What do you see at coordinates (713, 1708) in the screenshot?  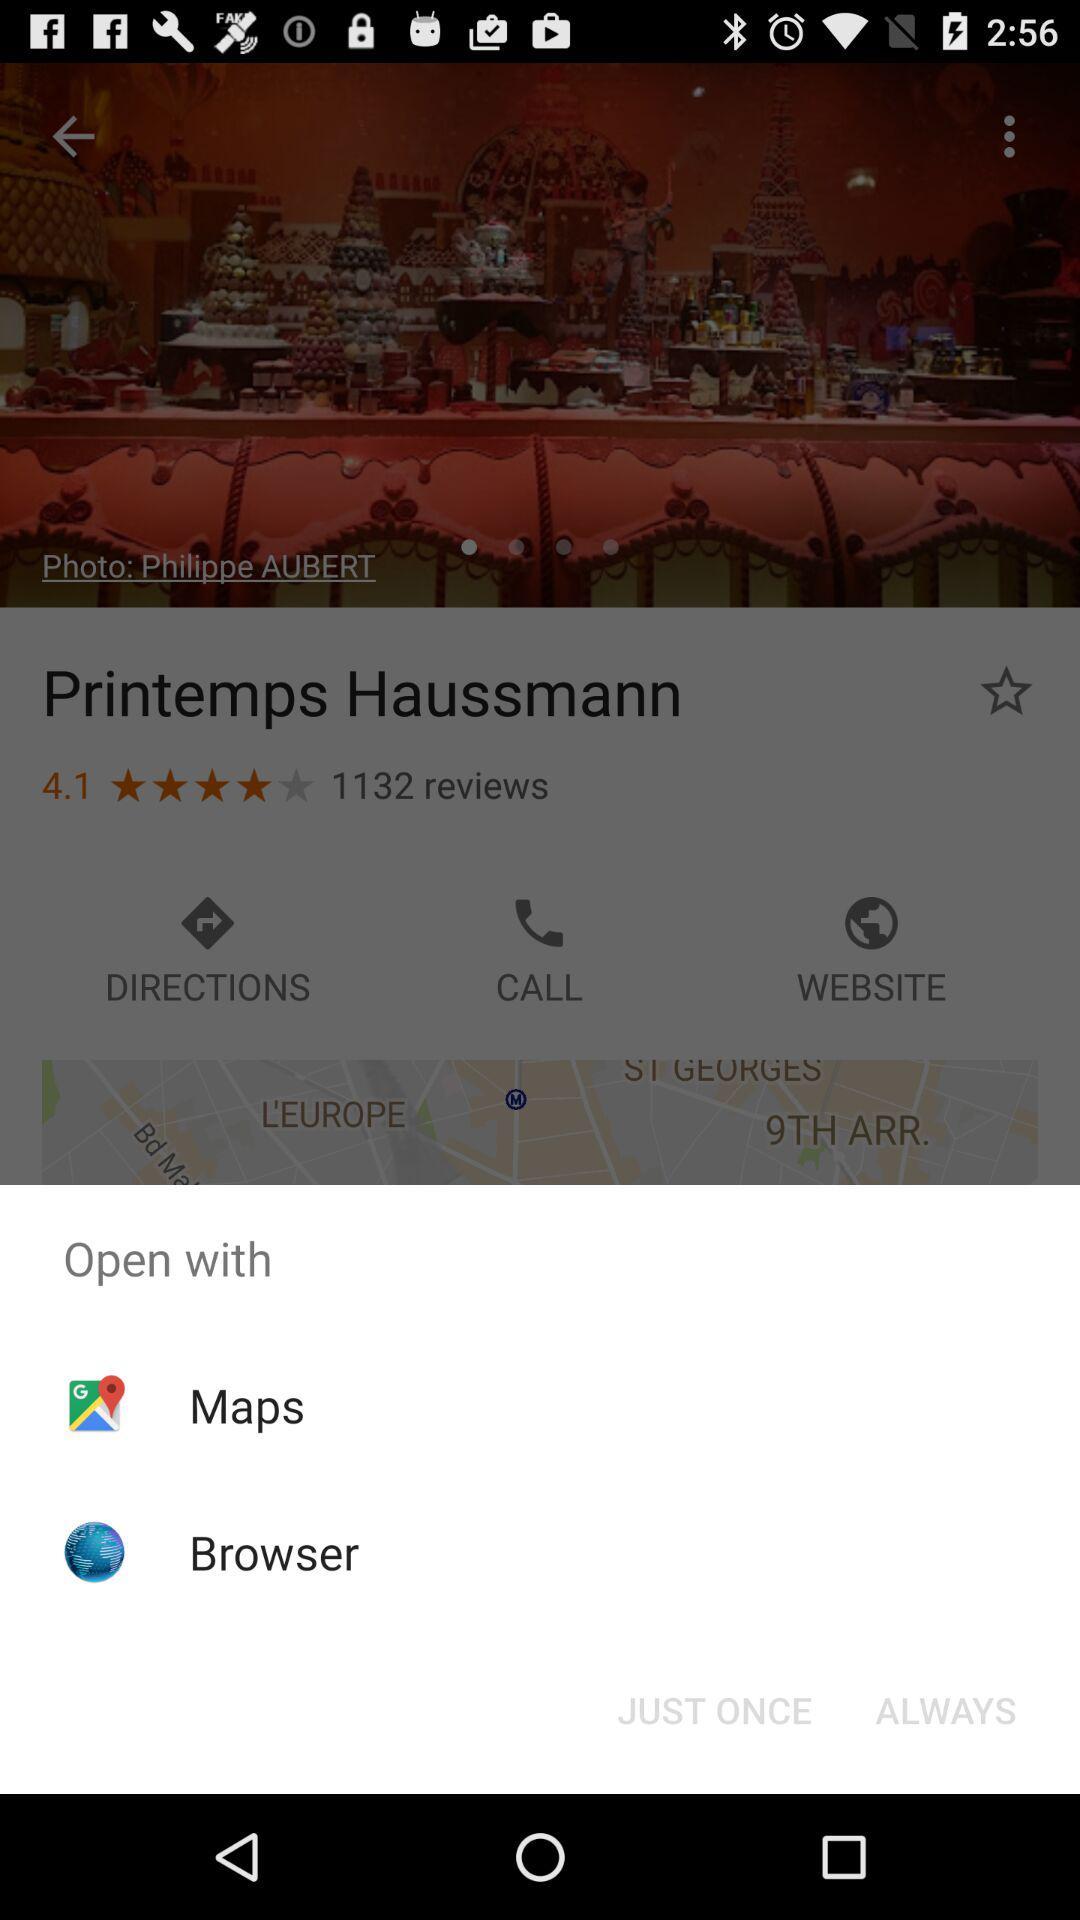 I see `the just once button` at bounding box center [713, 1708].